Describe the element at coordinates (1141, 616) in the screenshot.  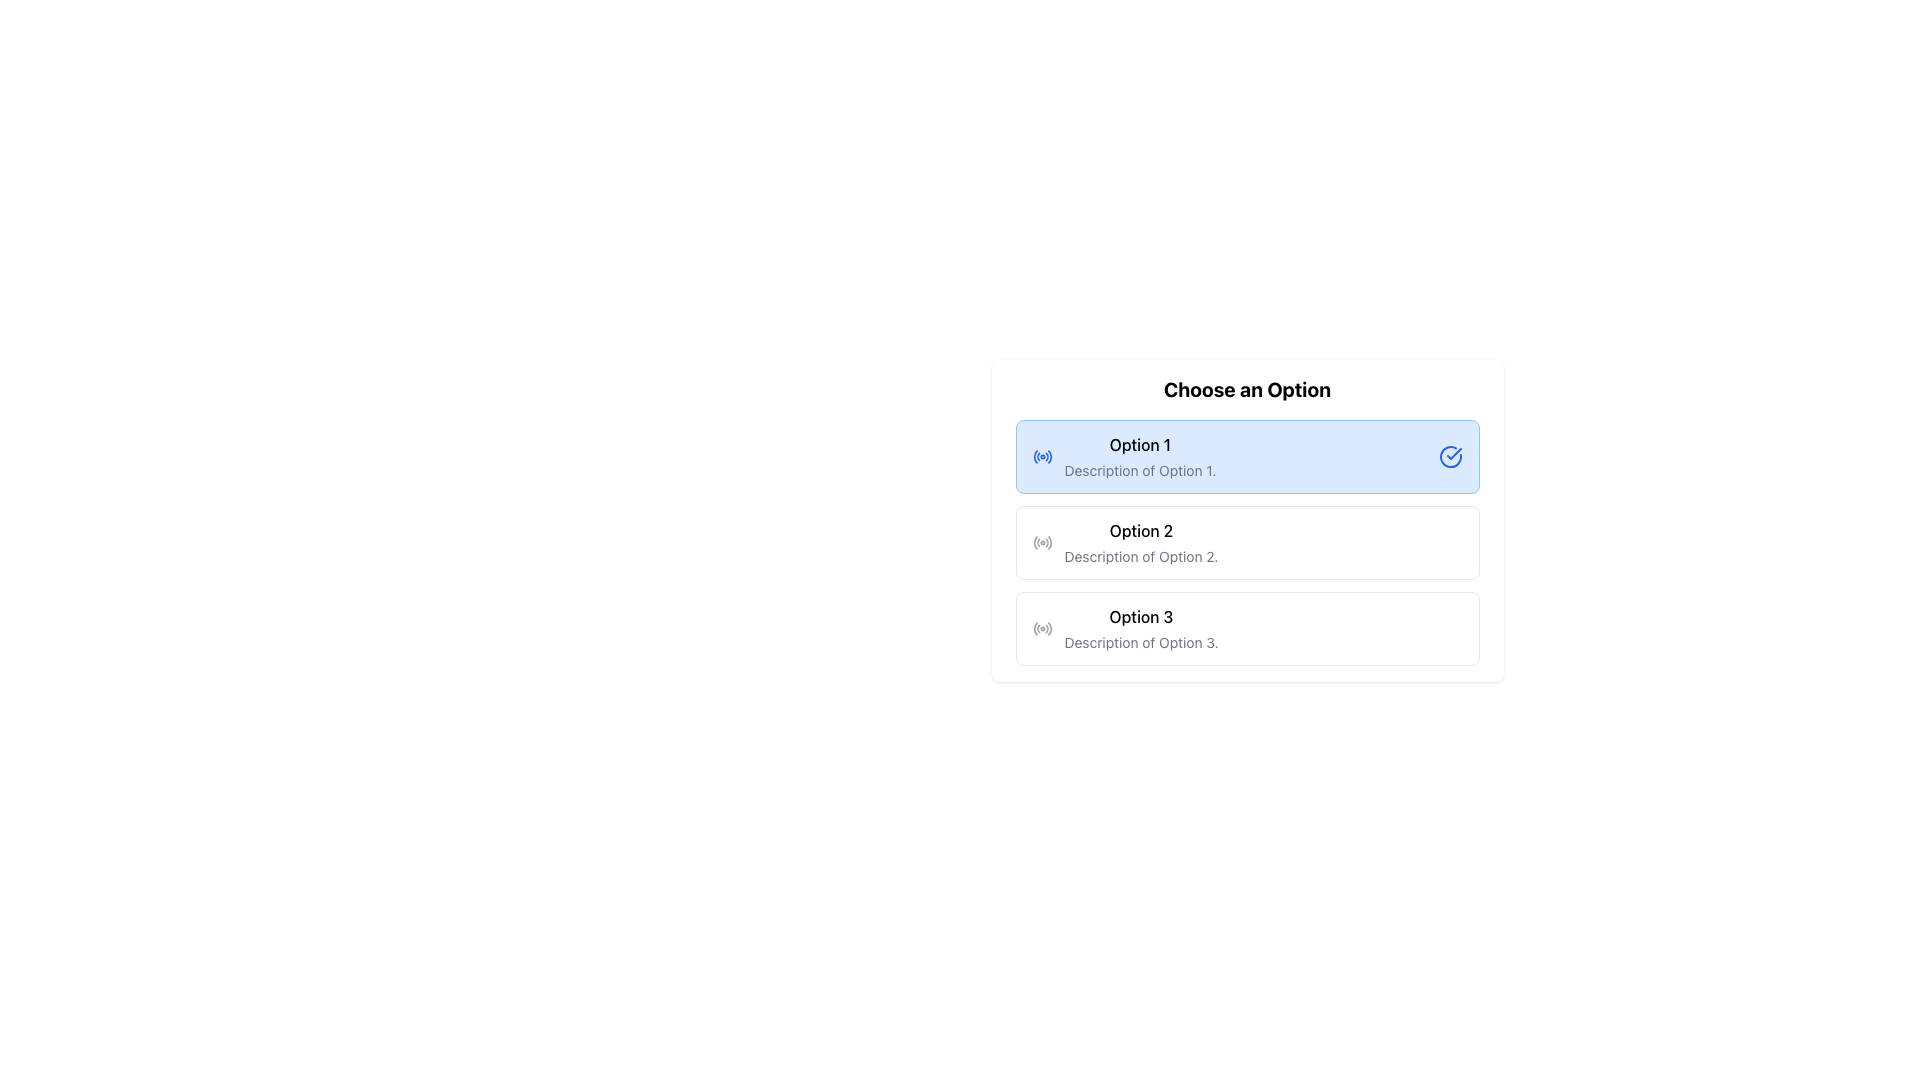
I see `the title label of the third selectable option in the vertically stacked list, which is located above 'Description of Option 3' and below 'Option 2'` at that location.